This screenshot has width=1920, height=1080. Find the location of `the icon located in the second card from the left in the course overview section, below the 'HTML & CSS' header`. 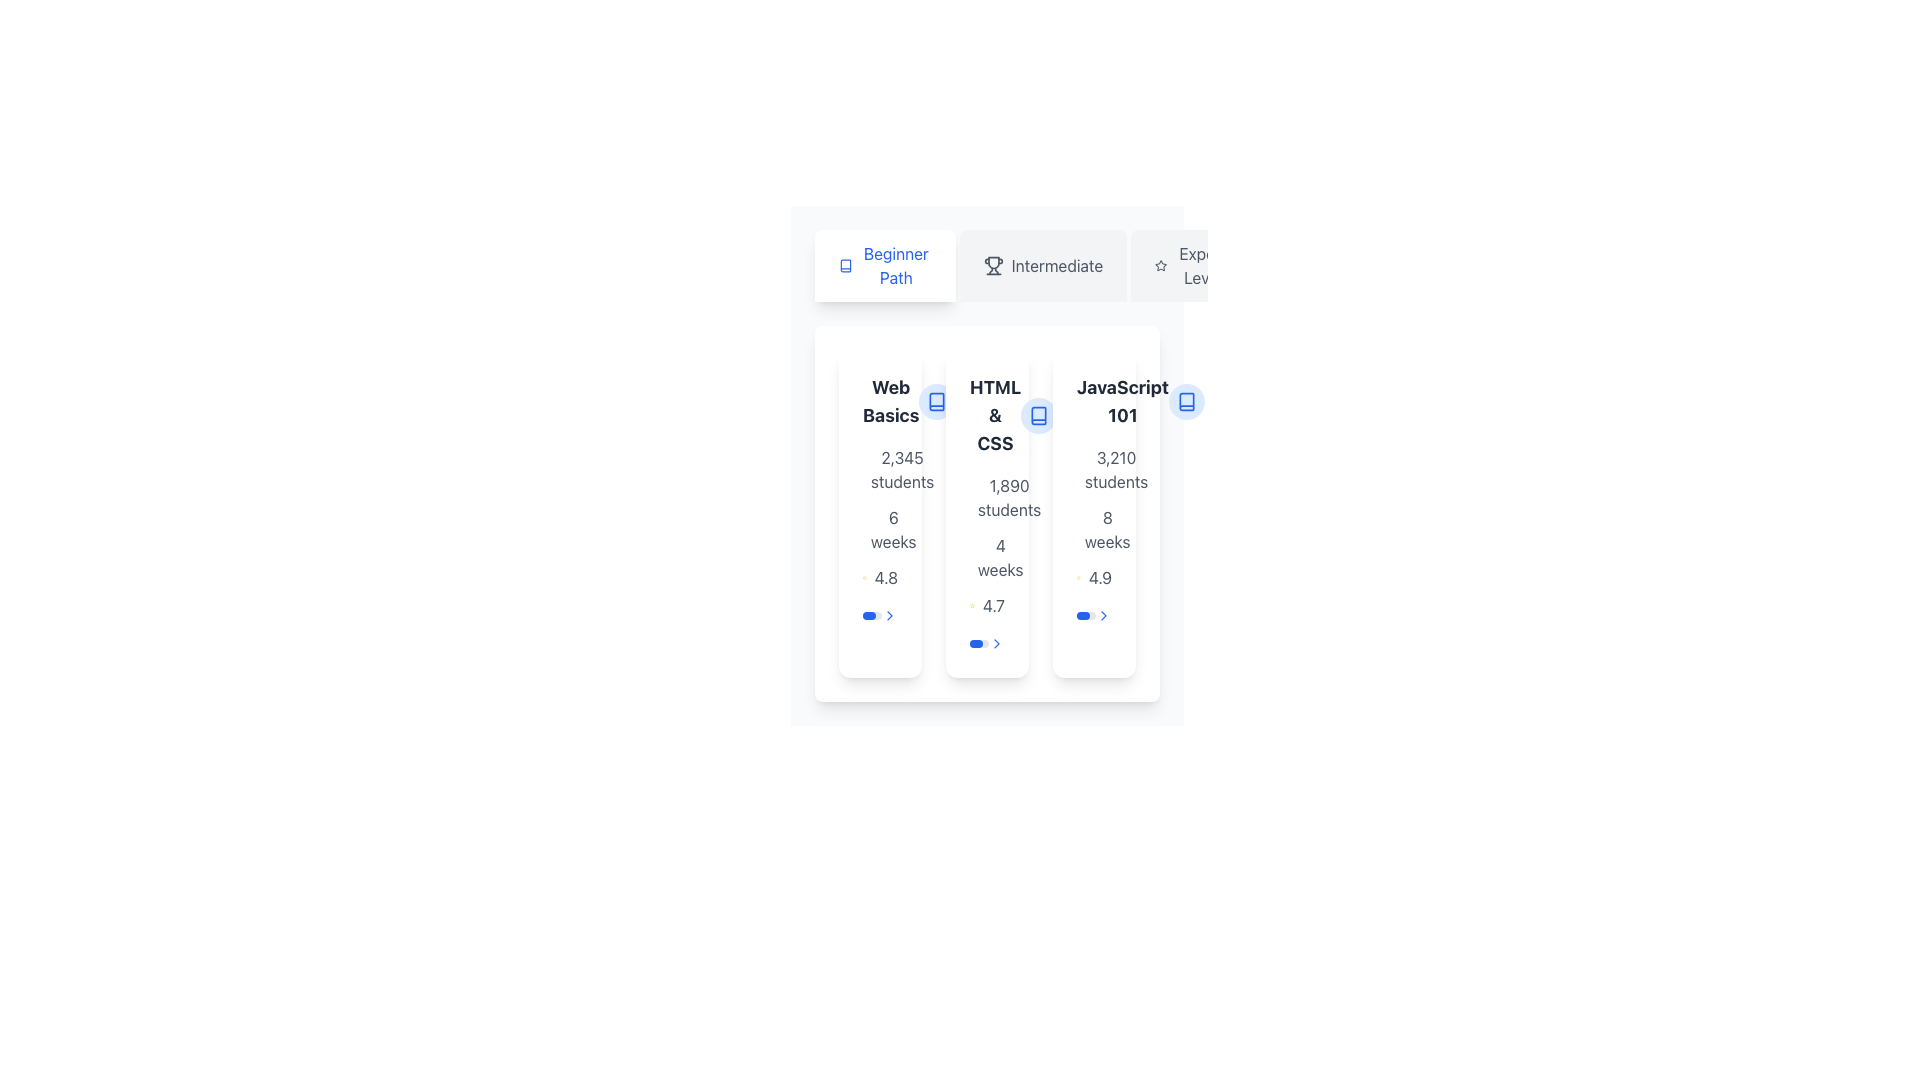

the icon located in the second card from the left in the course overview section, below the 'HTML & CSS' header is located at coordinates (1039, 415).